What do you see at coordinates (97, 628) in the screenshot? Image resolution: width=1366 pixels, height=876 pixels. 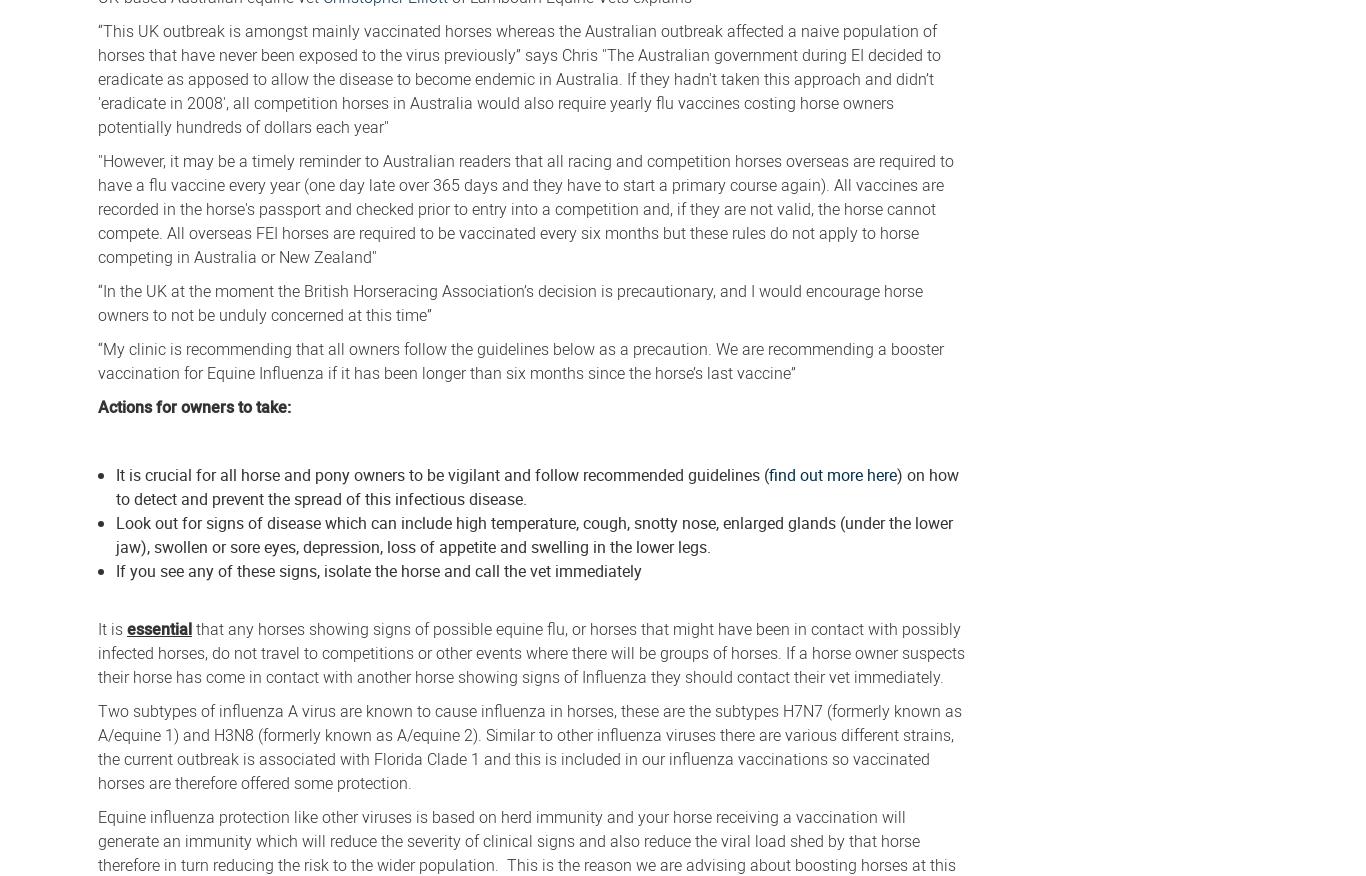 I see `'It is'` at bounding box center [97, 628].